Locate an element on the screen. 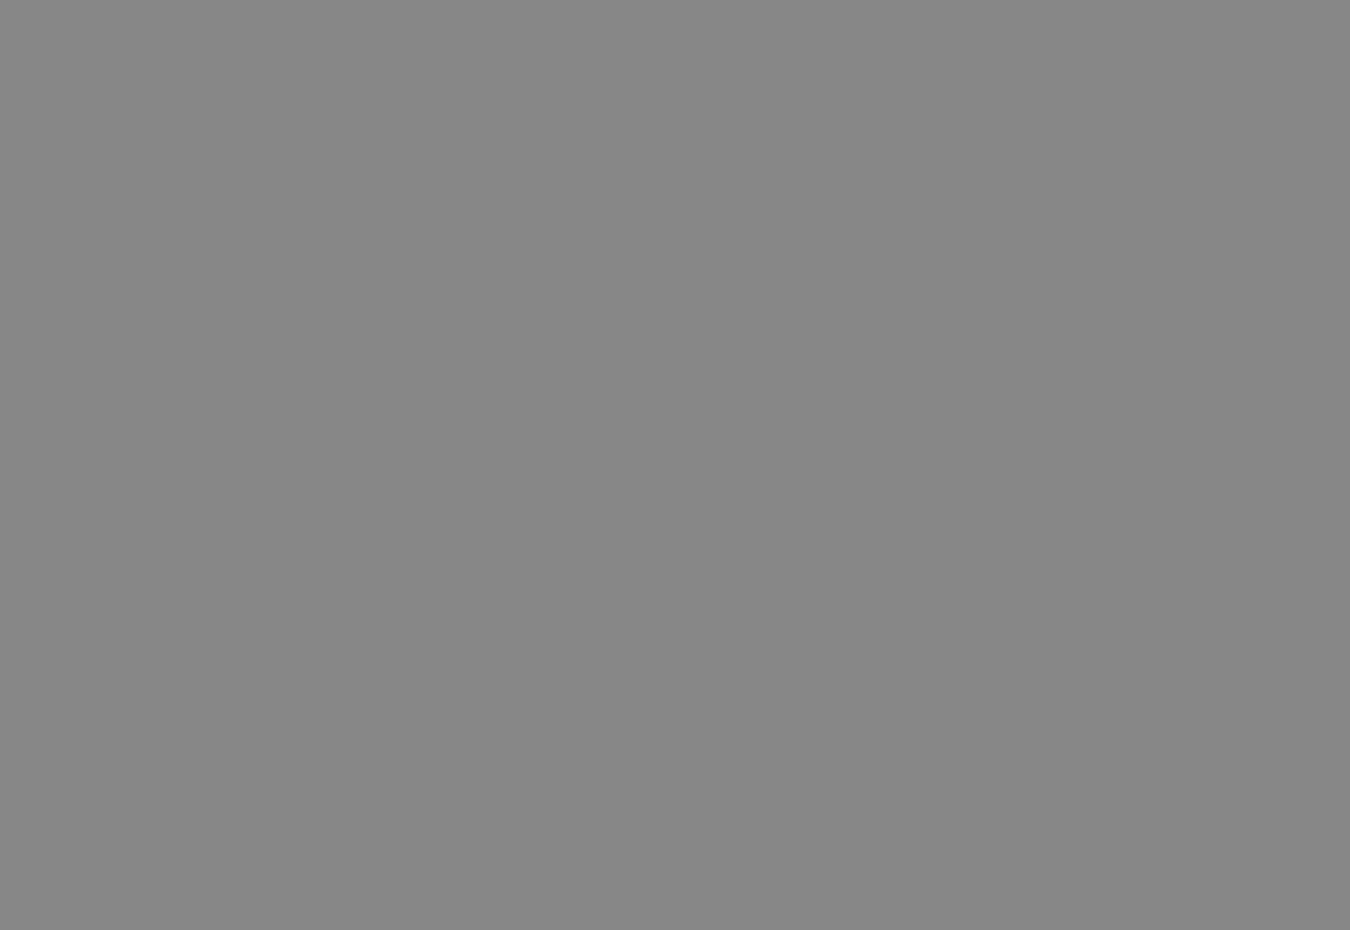 The image size is (1350, 930). 'EnerLyzer Live Handout' is located at coordinates (797, 441).